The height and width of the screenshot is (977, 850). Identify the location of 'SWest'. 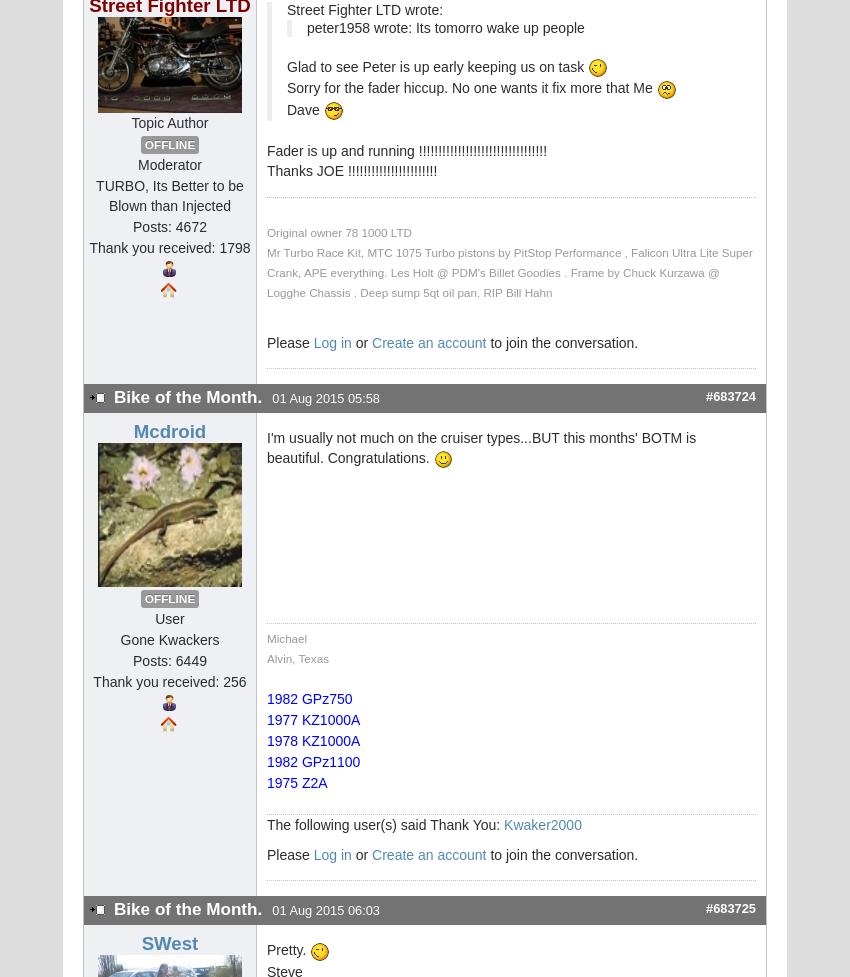
(169, 942).